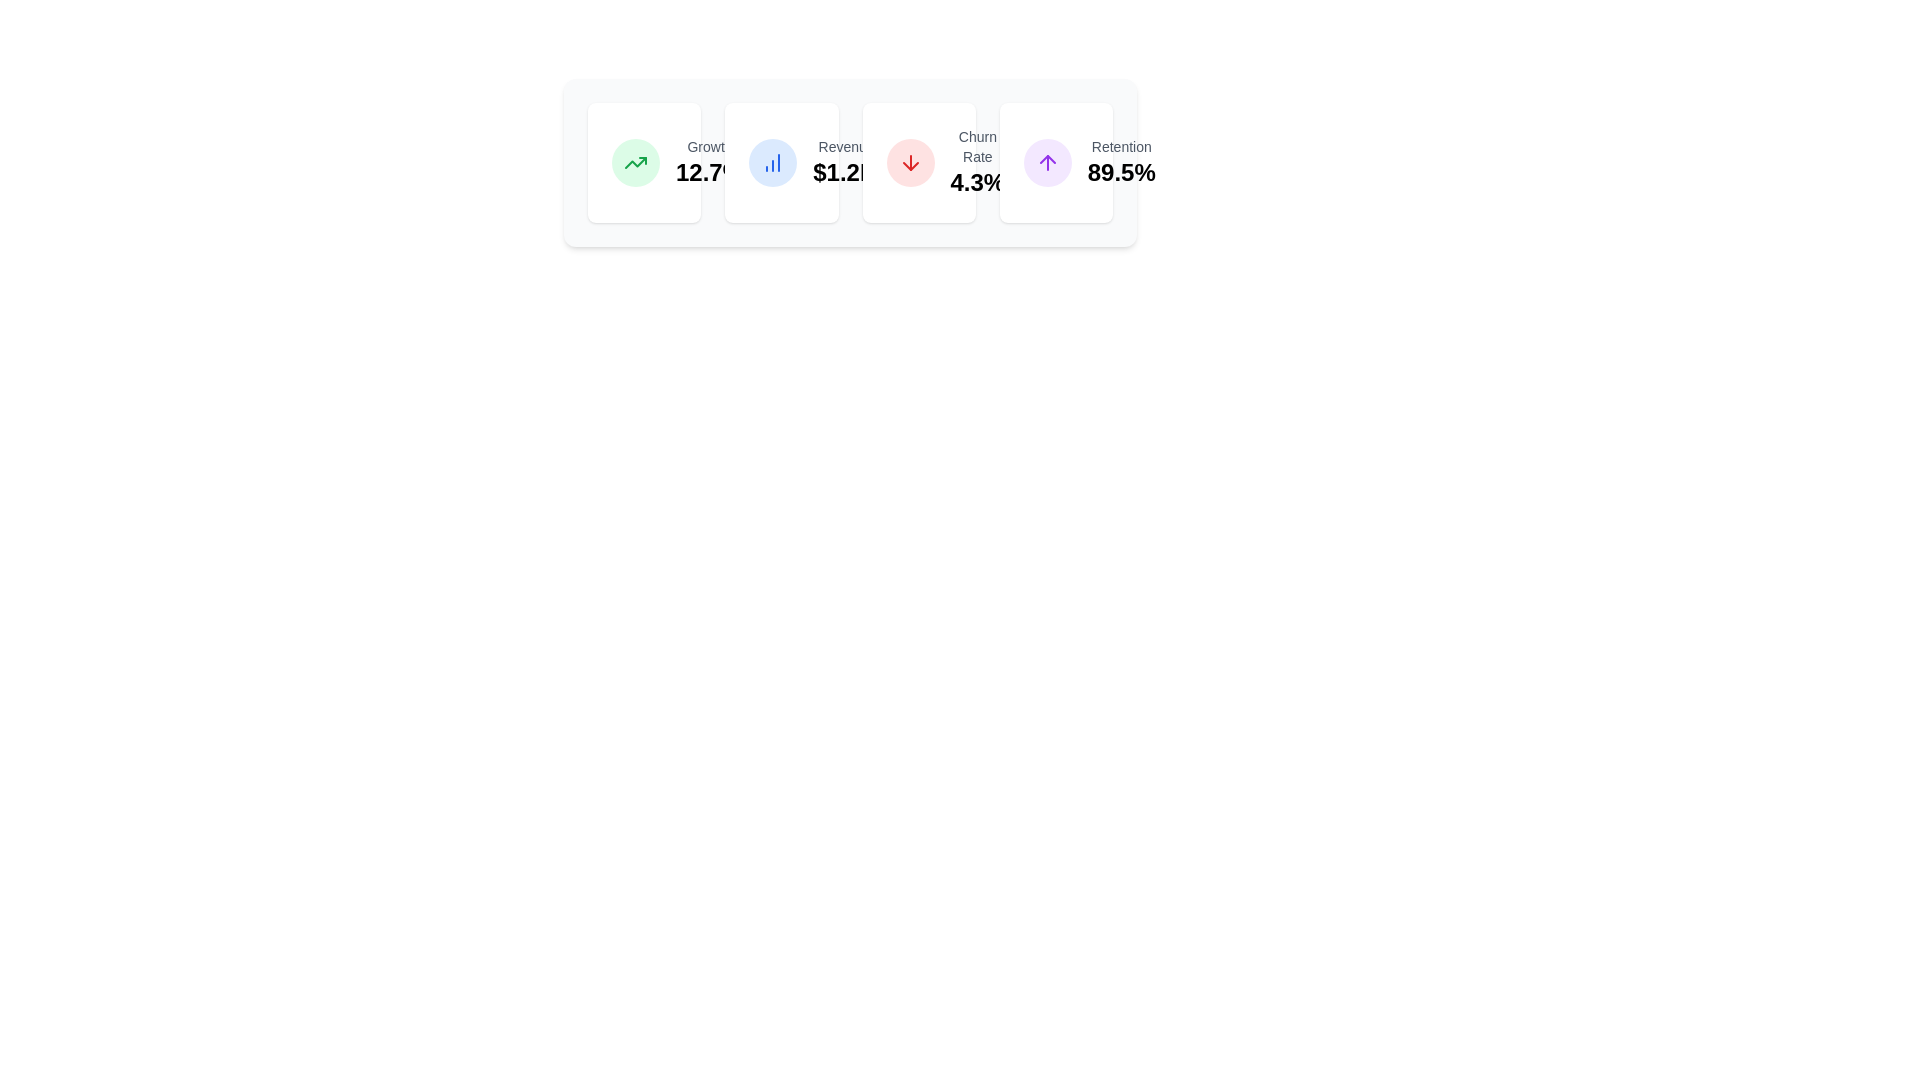 This screenshot has height=1080, width=1920. I want to click on lower-left section of the upward arrow within the 'trending up' SVG icon for debugging purposes, so click(634, 161).